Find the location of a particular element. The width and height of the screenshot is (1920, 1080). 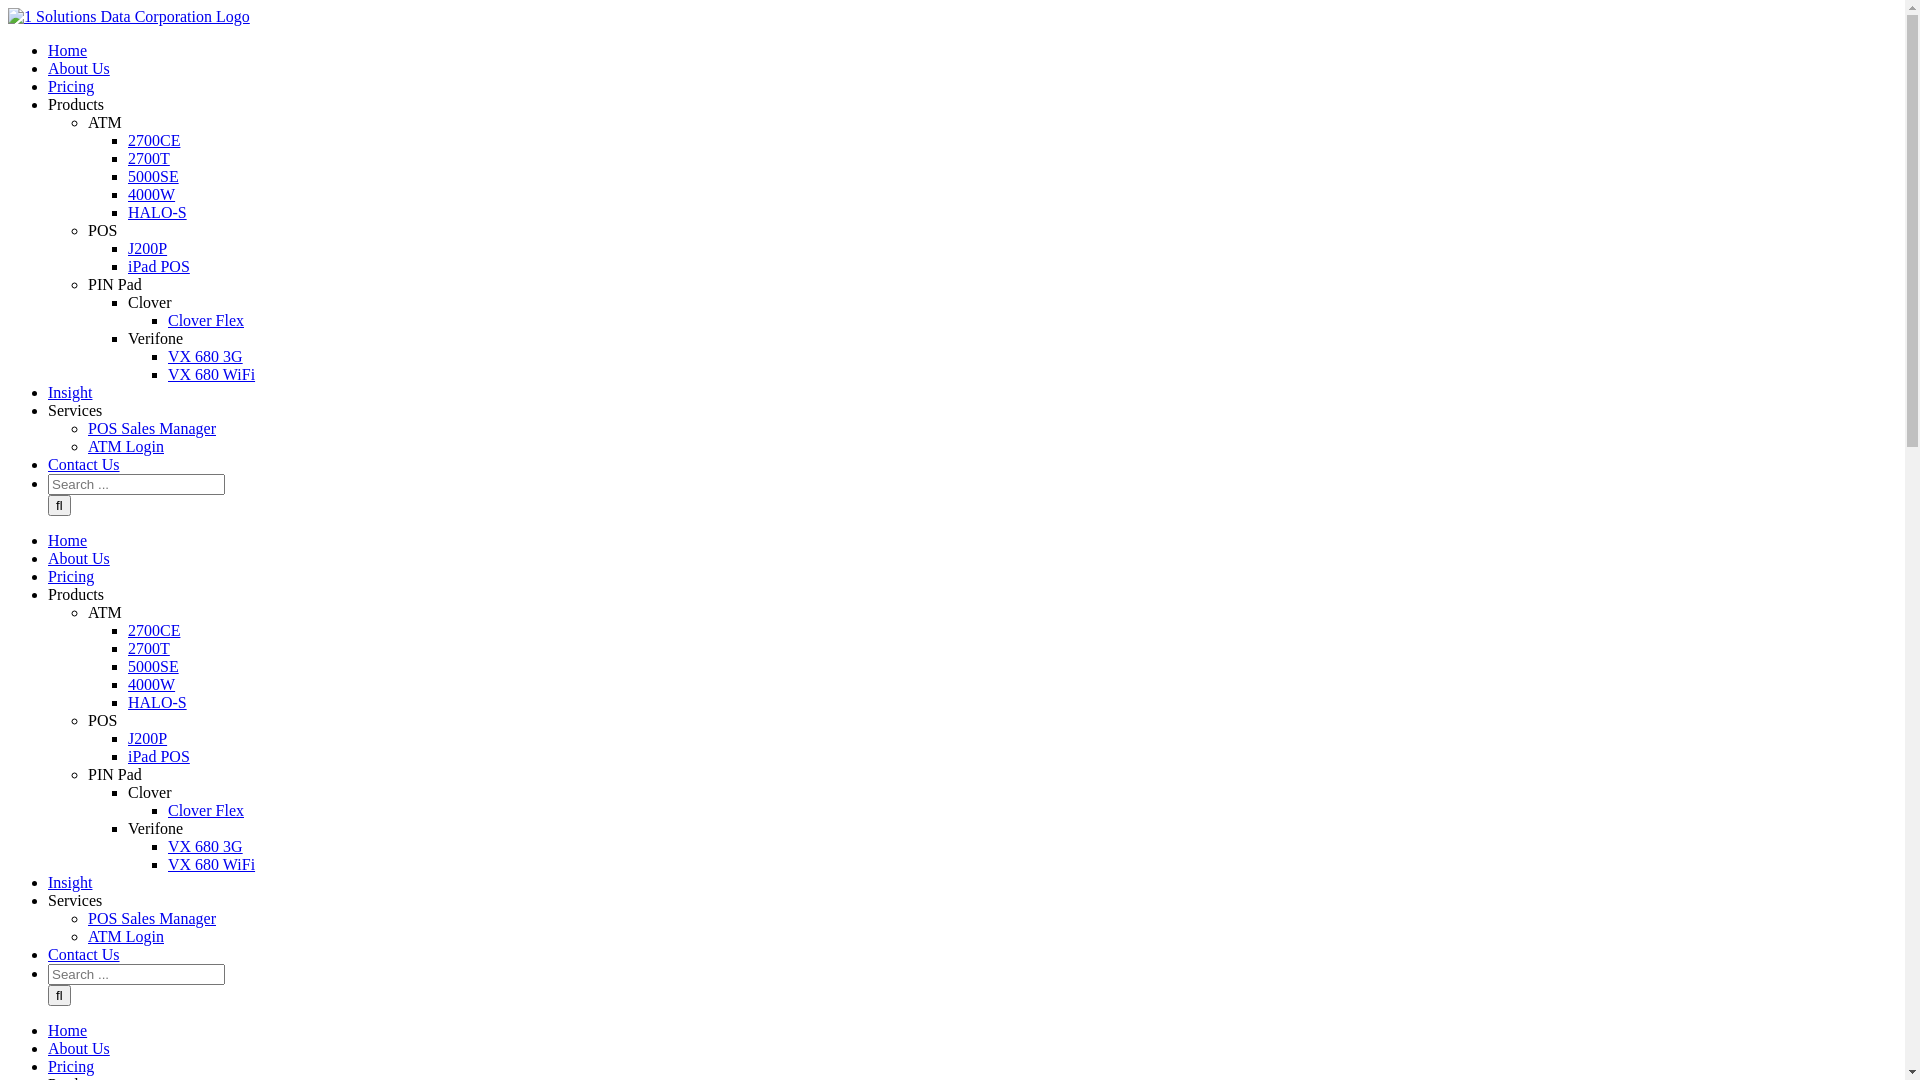

'About Us' is located at coordinates (48, 558).